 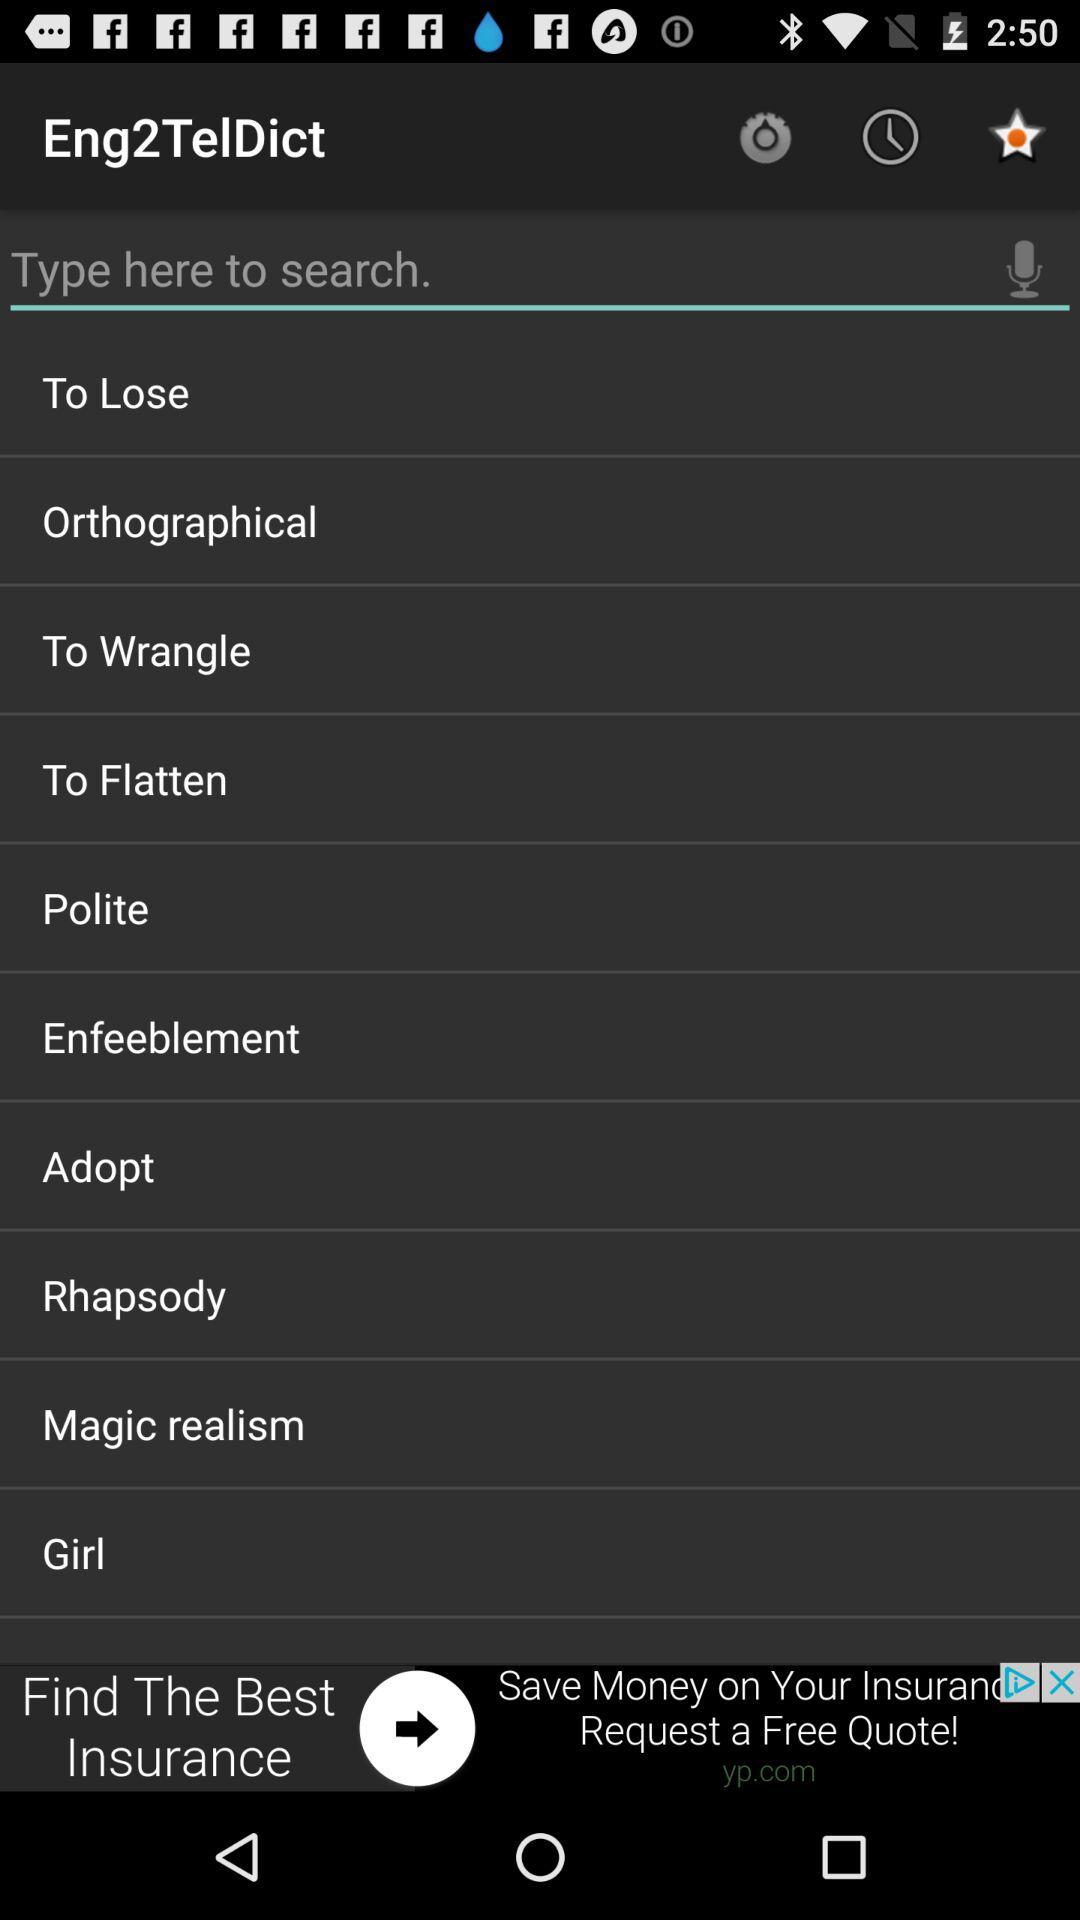 I want to click on search for desired information, so click(x=540, y=268).